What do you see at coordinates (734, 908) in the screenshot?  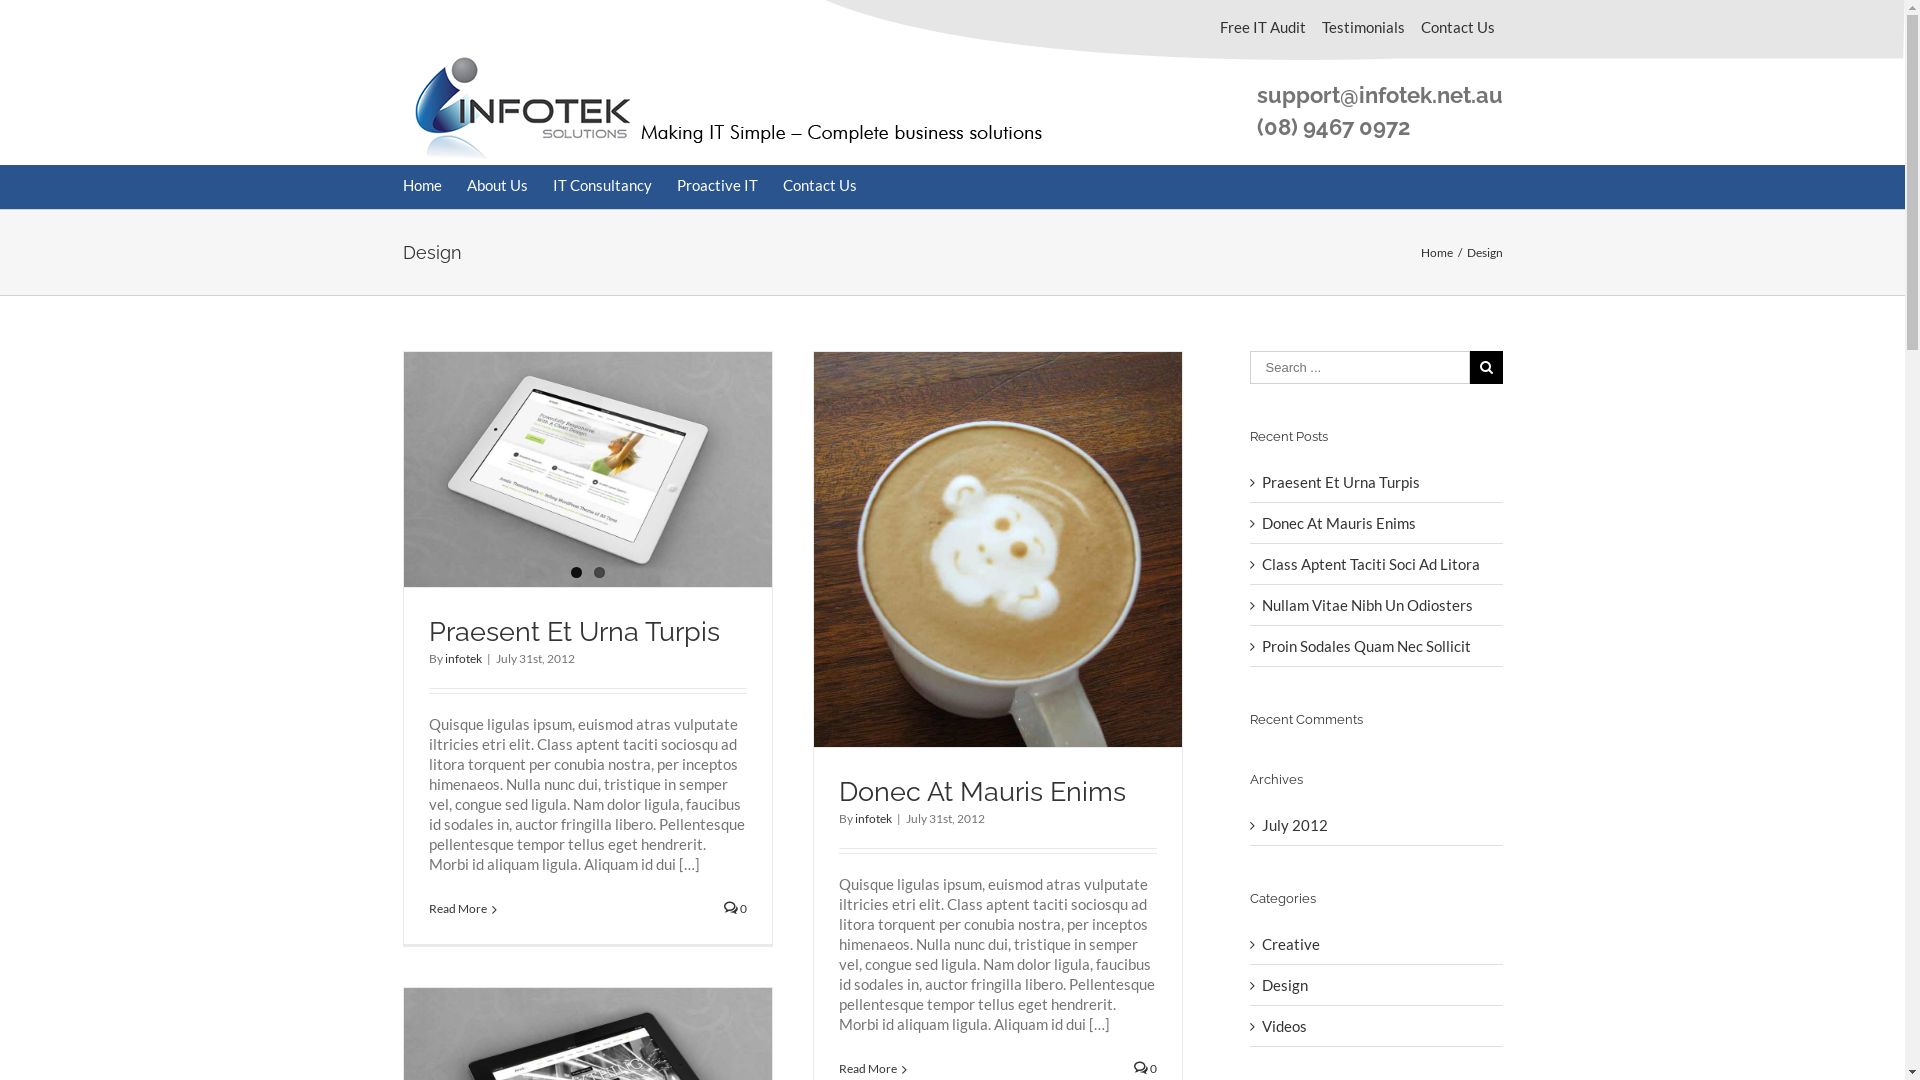 I see `' 0'` at bounding box center [734, 908].